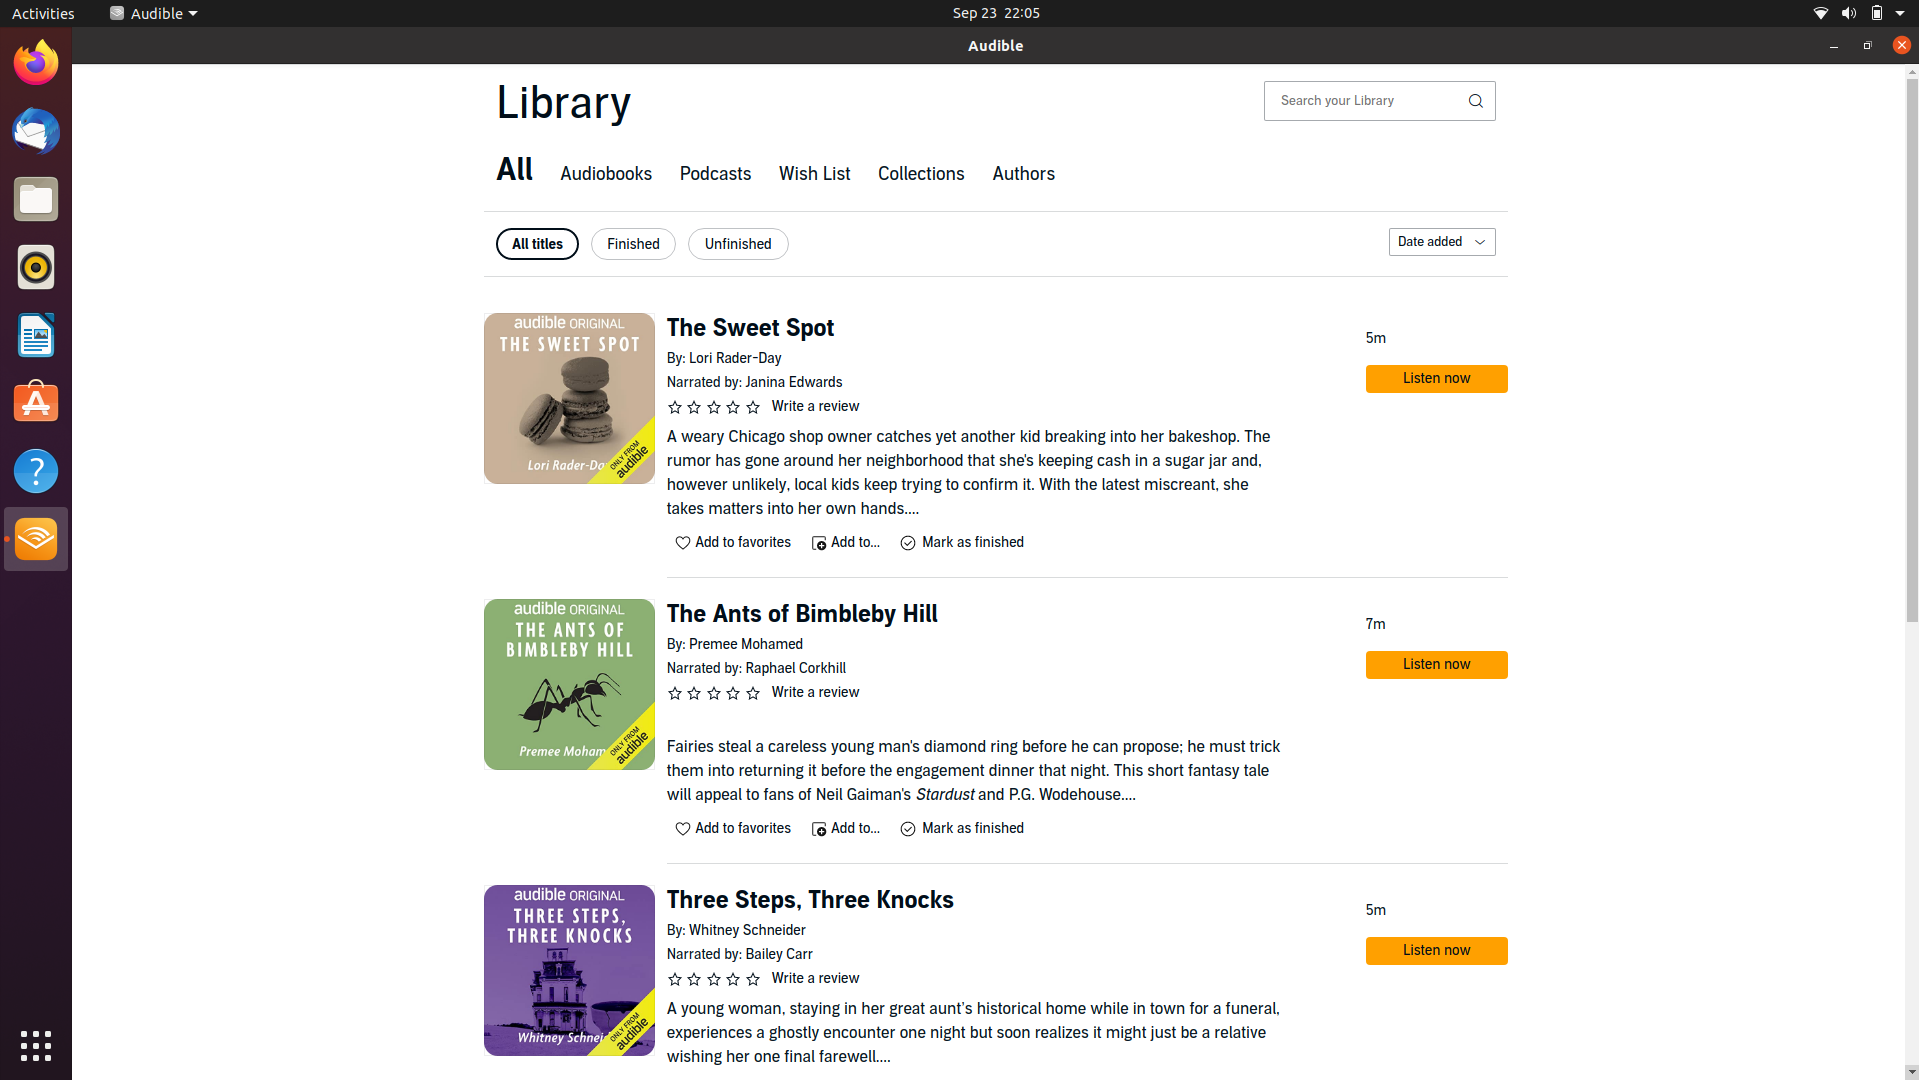  Describe the element at coordinates (1022, 175) in the screenshot. I see `authors page` at that location.